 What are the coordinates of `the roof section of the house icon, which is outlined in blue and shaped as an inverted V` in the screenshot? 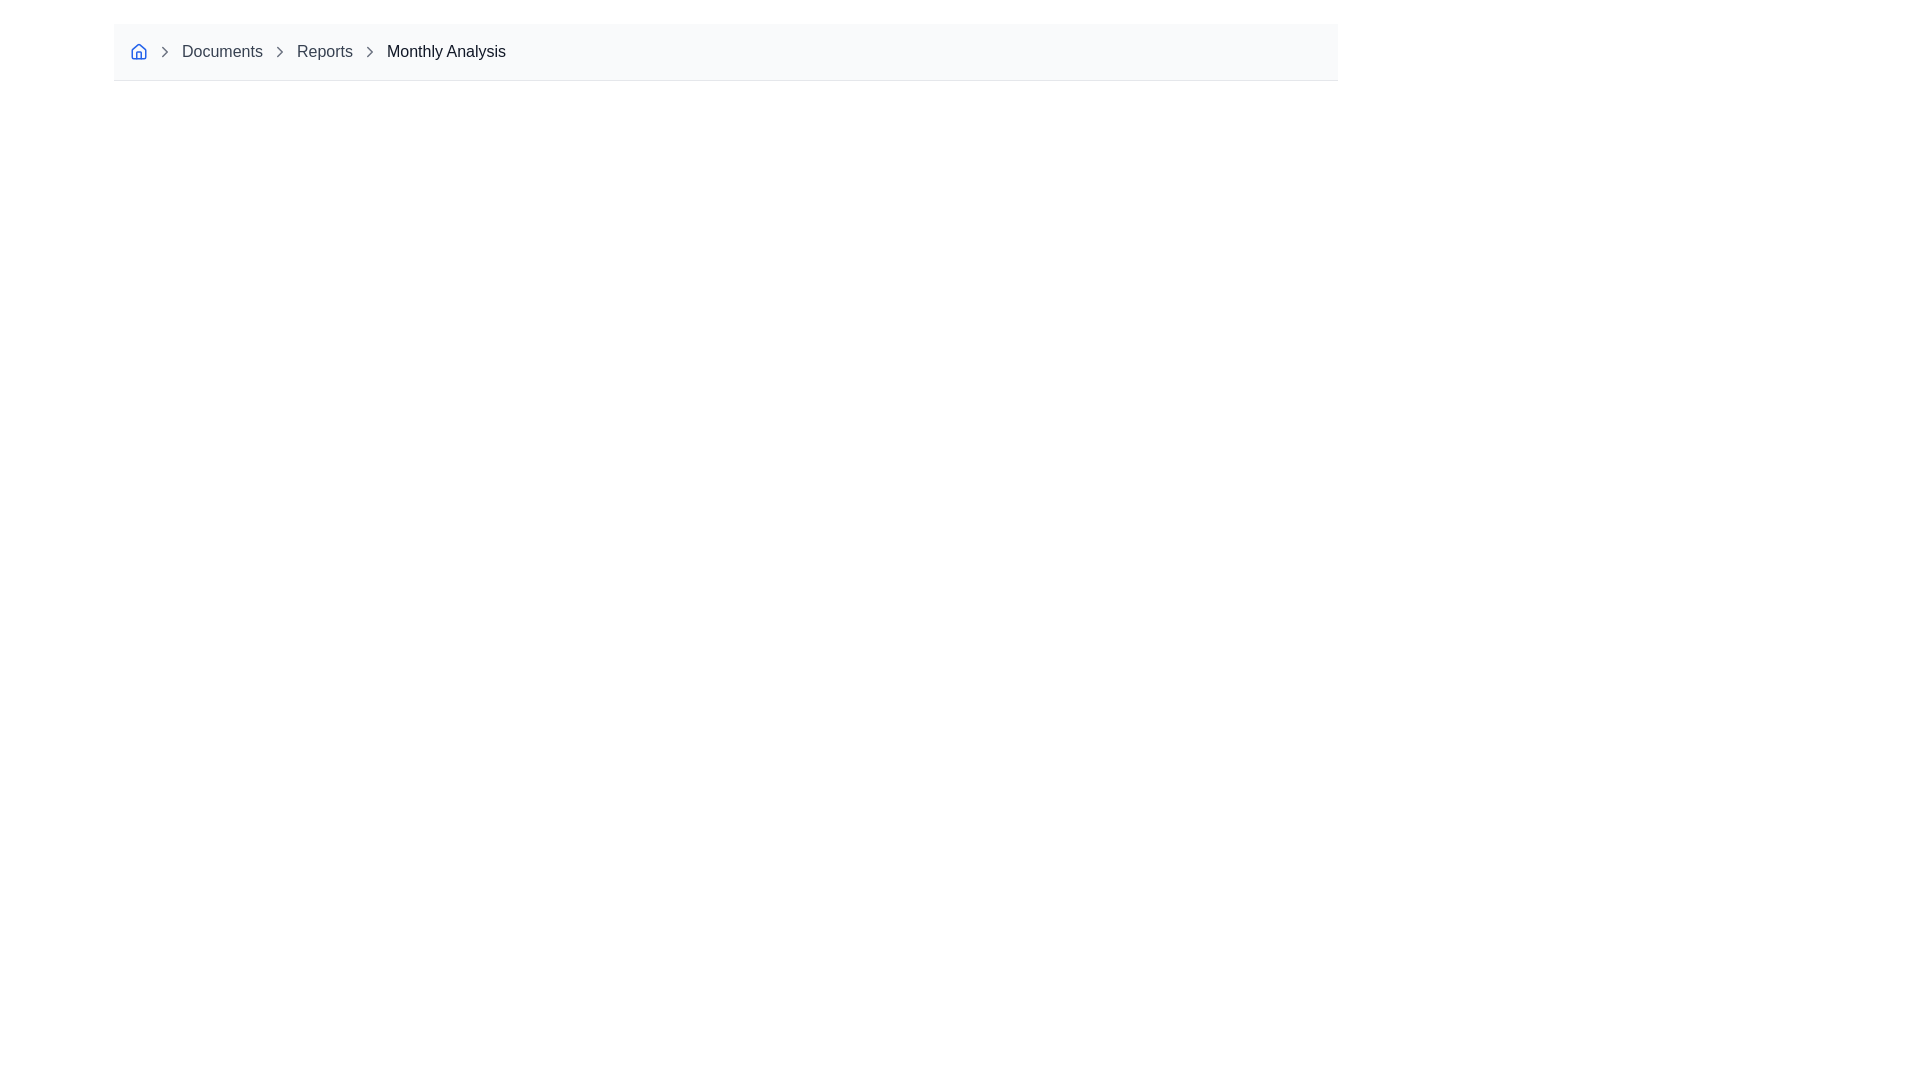 It's located at (138, 49).